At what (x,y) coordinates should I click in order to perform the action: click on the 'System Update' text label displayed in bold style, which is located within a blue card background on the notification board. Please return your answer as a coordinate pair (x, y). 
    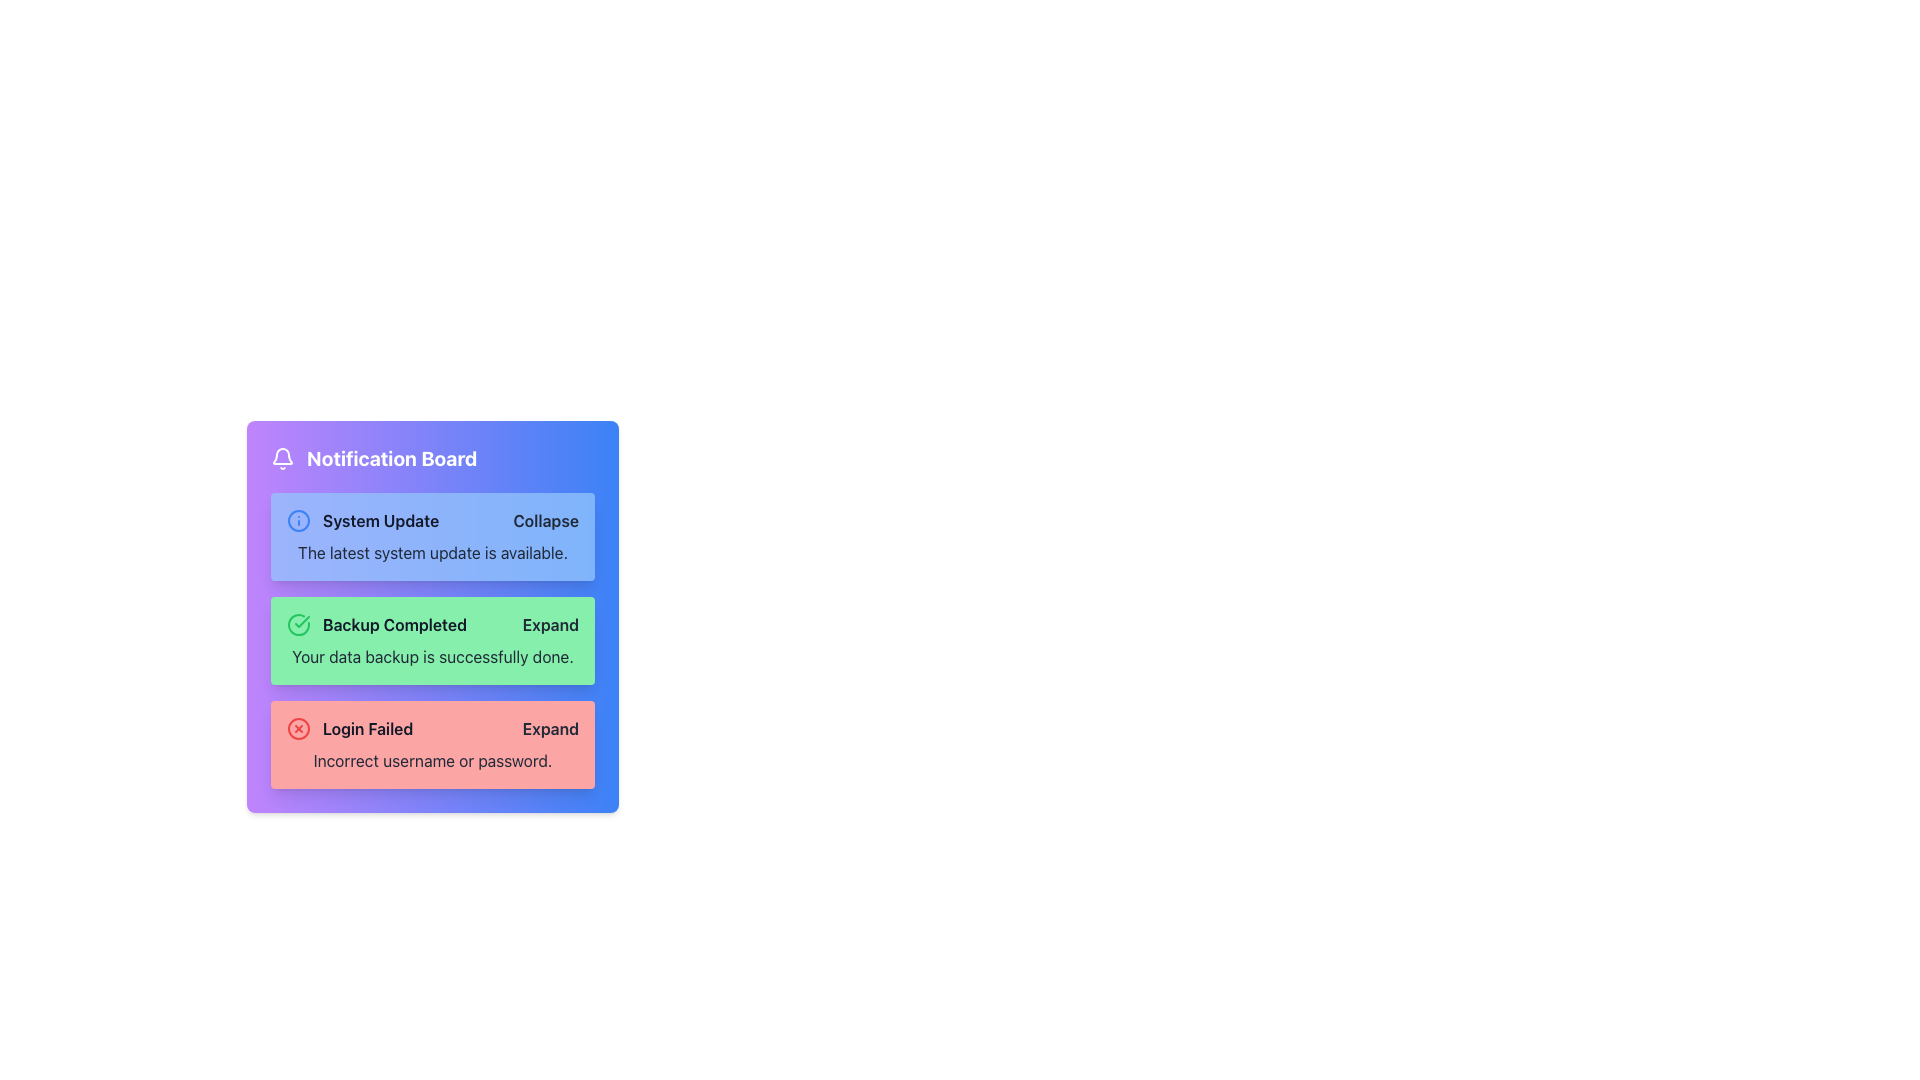
    Looking at the image, I should click on (381, 519).